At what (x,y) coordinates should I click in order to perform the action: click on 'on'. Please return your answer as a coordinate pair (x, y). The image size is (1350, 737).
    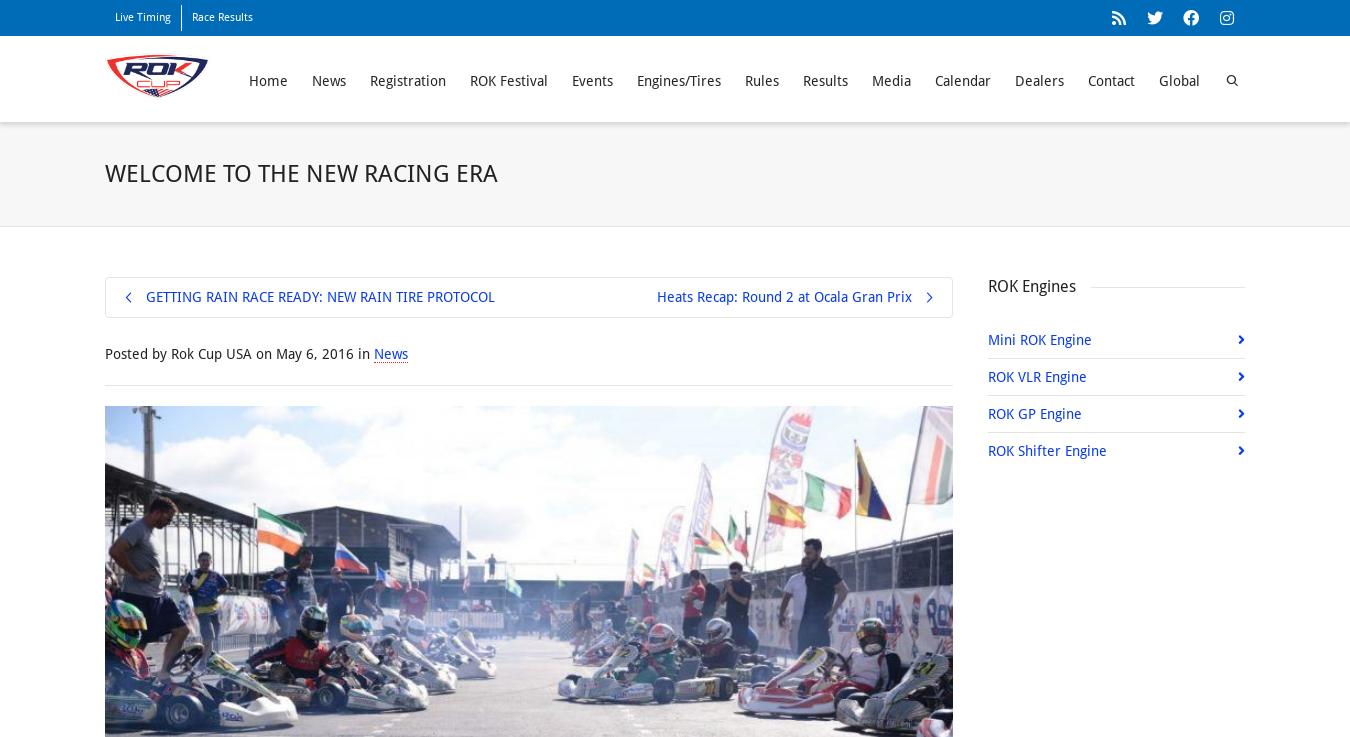
    Looking at the image, I should click on (263, 352).